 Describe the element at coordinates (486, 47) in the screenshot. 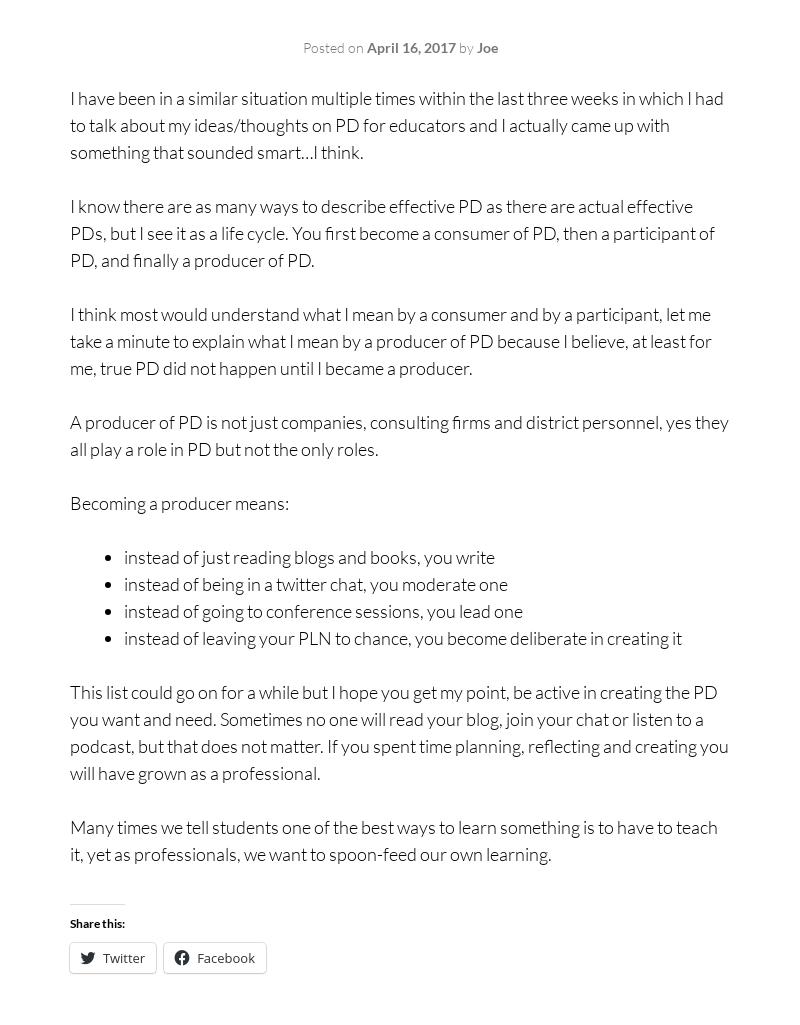

I see `'Joe'` at that location.